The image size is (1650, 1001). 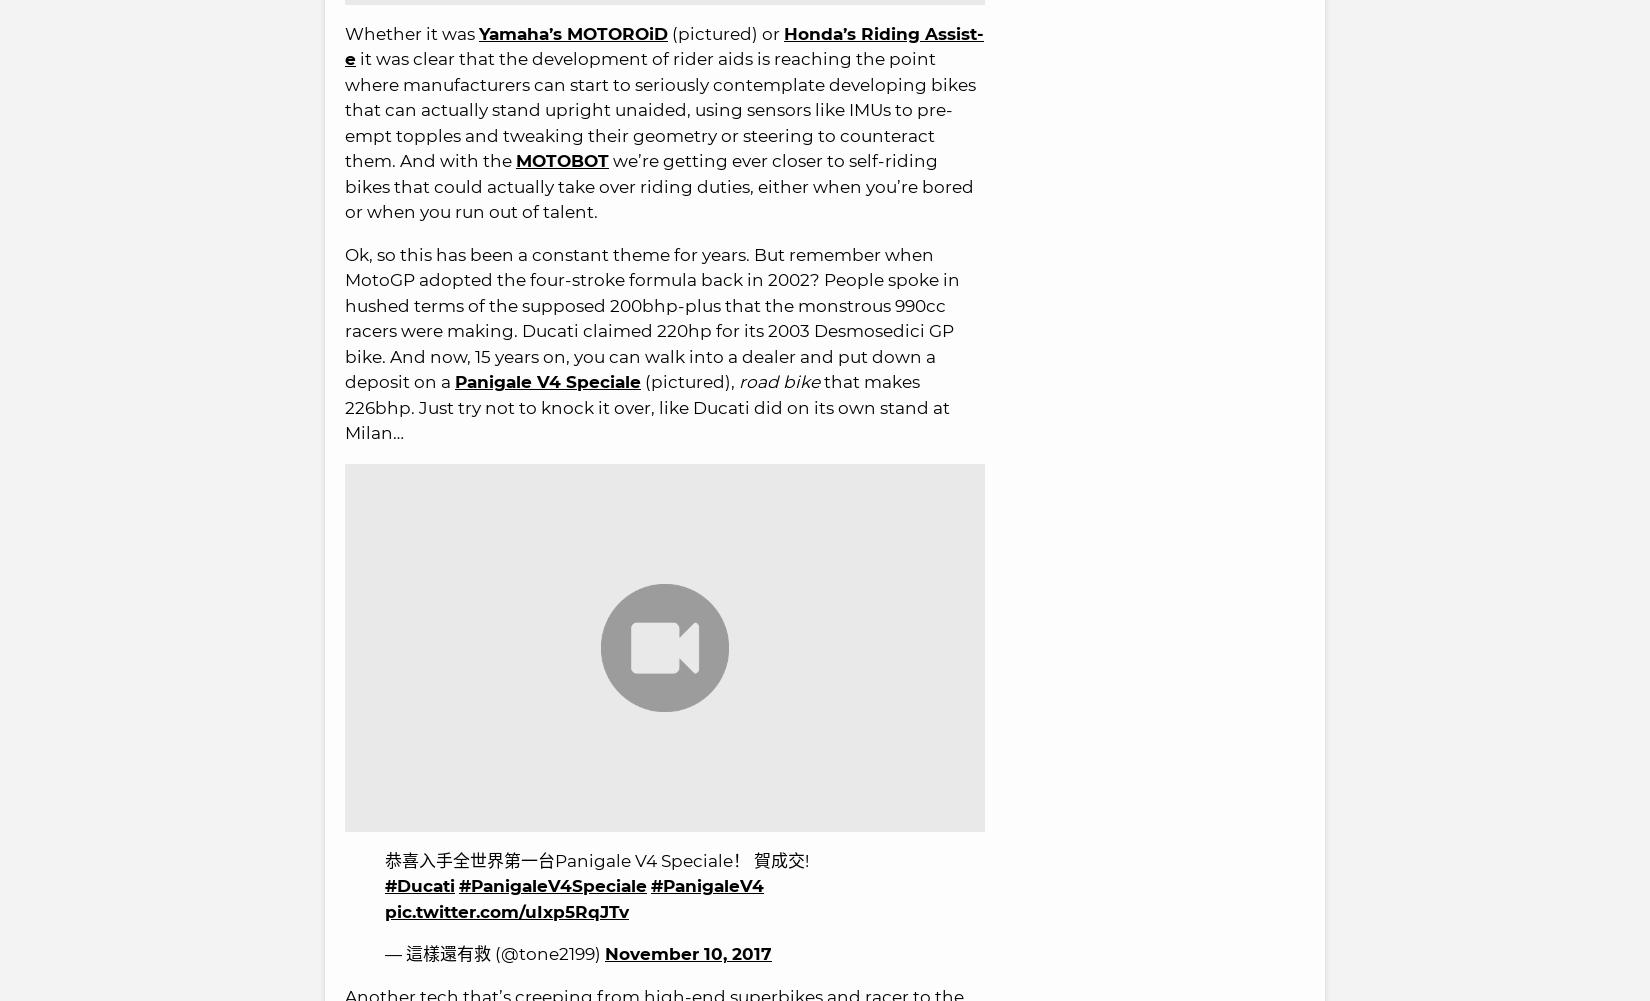 I want to click on 'Ok, so this has been a constant theme for years. But remember when MotoGP adopted the four-stroke formula back in 2002? People spoke in hushed terms of the supposed 200bhp-plus that the monstrous 990cc racers were making. Ducati claimed 220hp for its 2003 Desmosedici GP bike. And now, 15 years on, you can walk into a dealer and put down a deposit on a', so click(x=651, y=318).